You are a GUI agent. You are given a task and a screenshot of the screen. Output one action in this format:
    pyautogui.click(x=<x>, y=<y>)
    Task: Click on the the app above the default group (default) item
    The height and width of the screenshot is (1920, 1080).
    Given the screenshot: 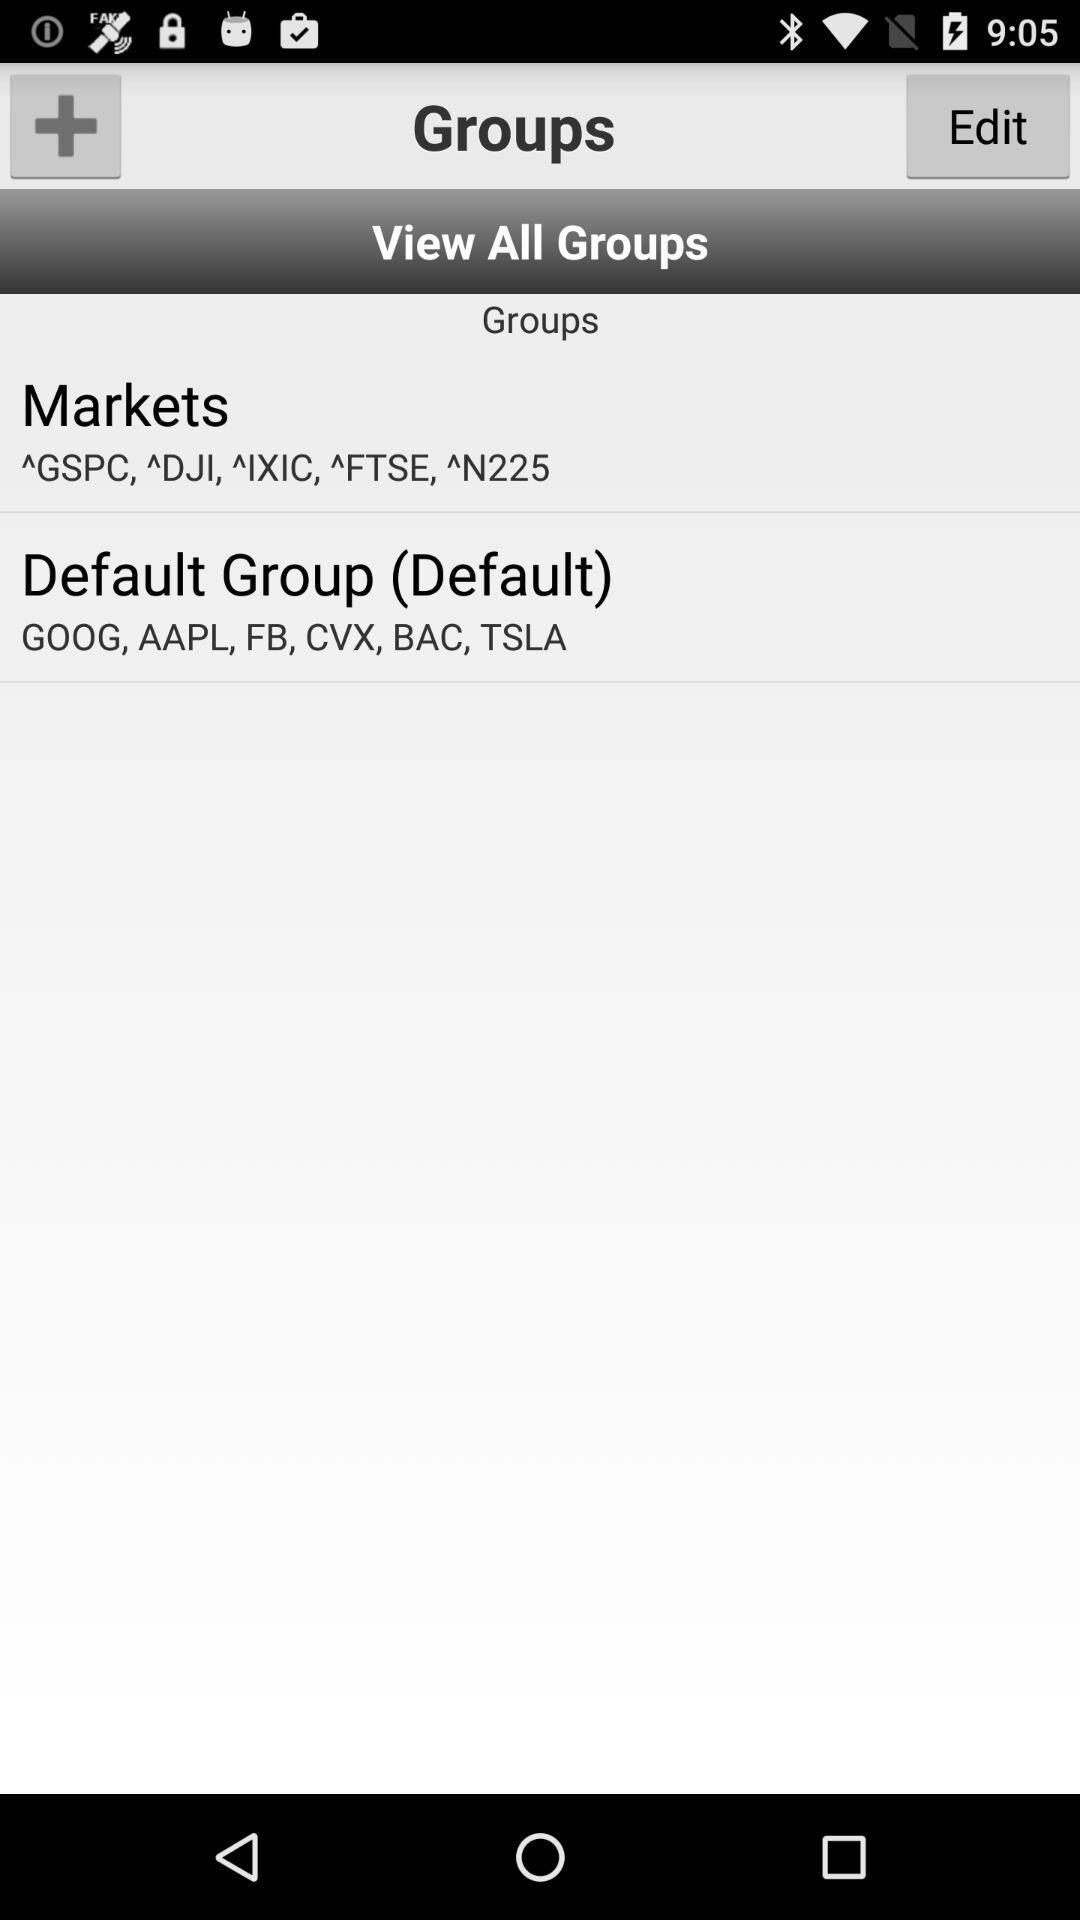 What is the action you would take?
    pyautogui.click(x=540, y=465)
    